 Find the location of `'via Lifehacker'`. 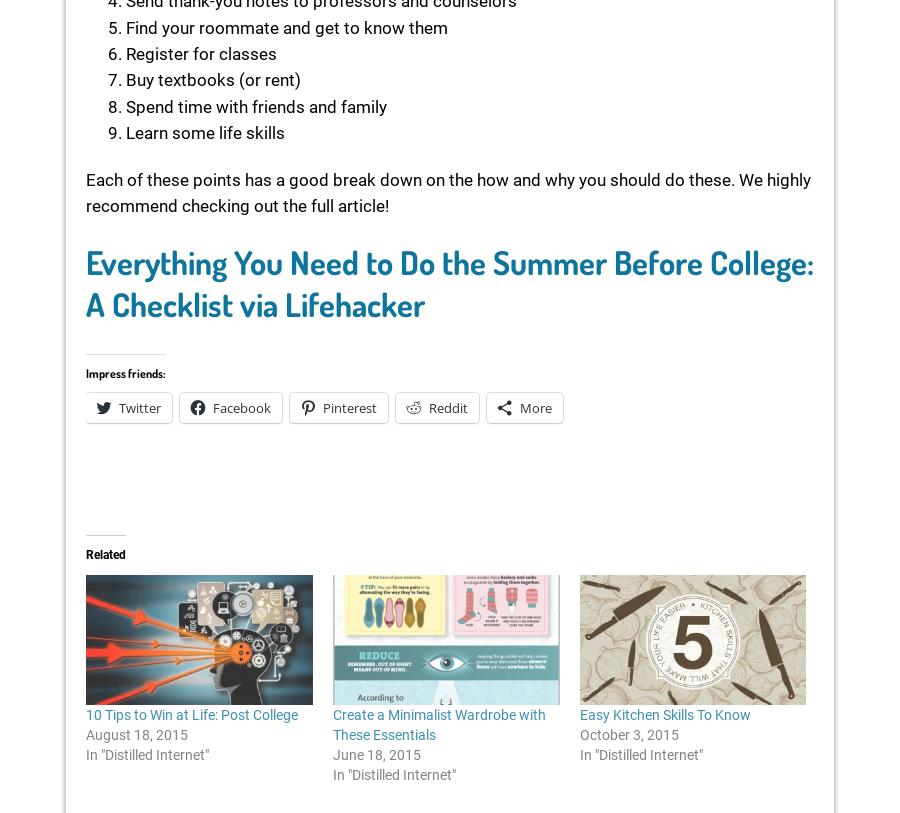

'via Lifehacker' is located at coordinates (331, 302).